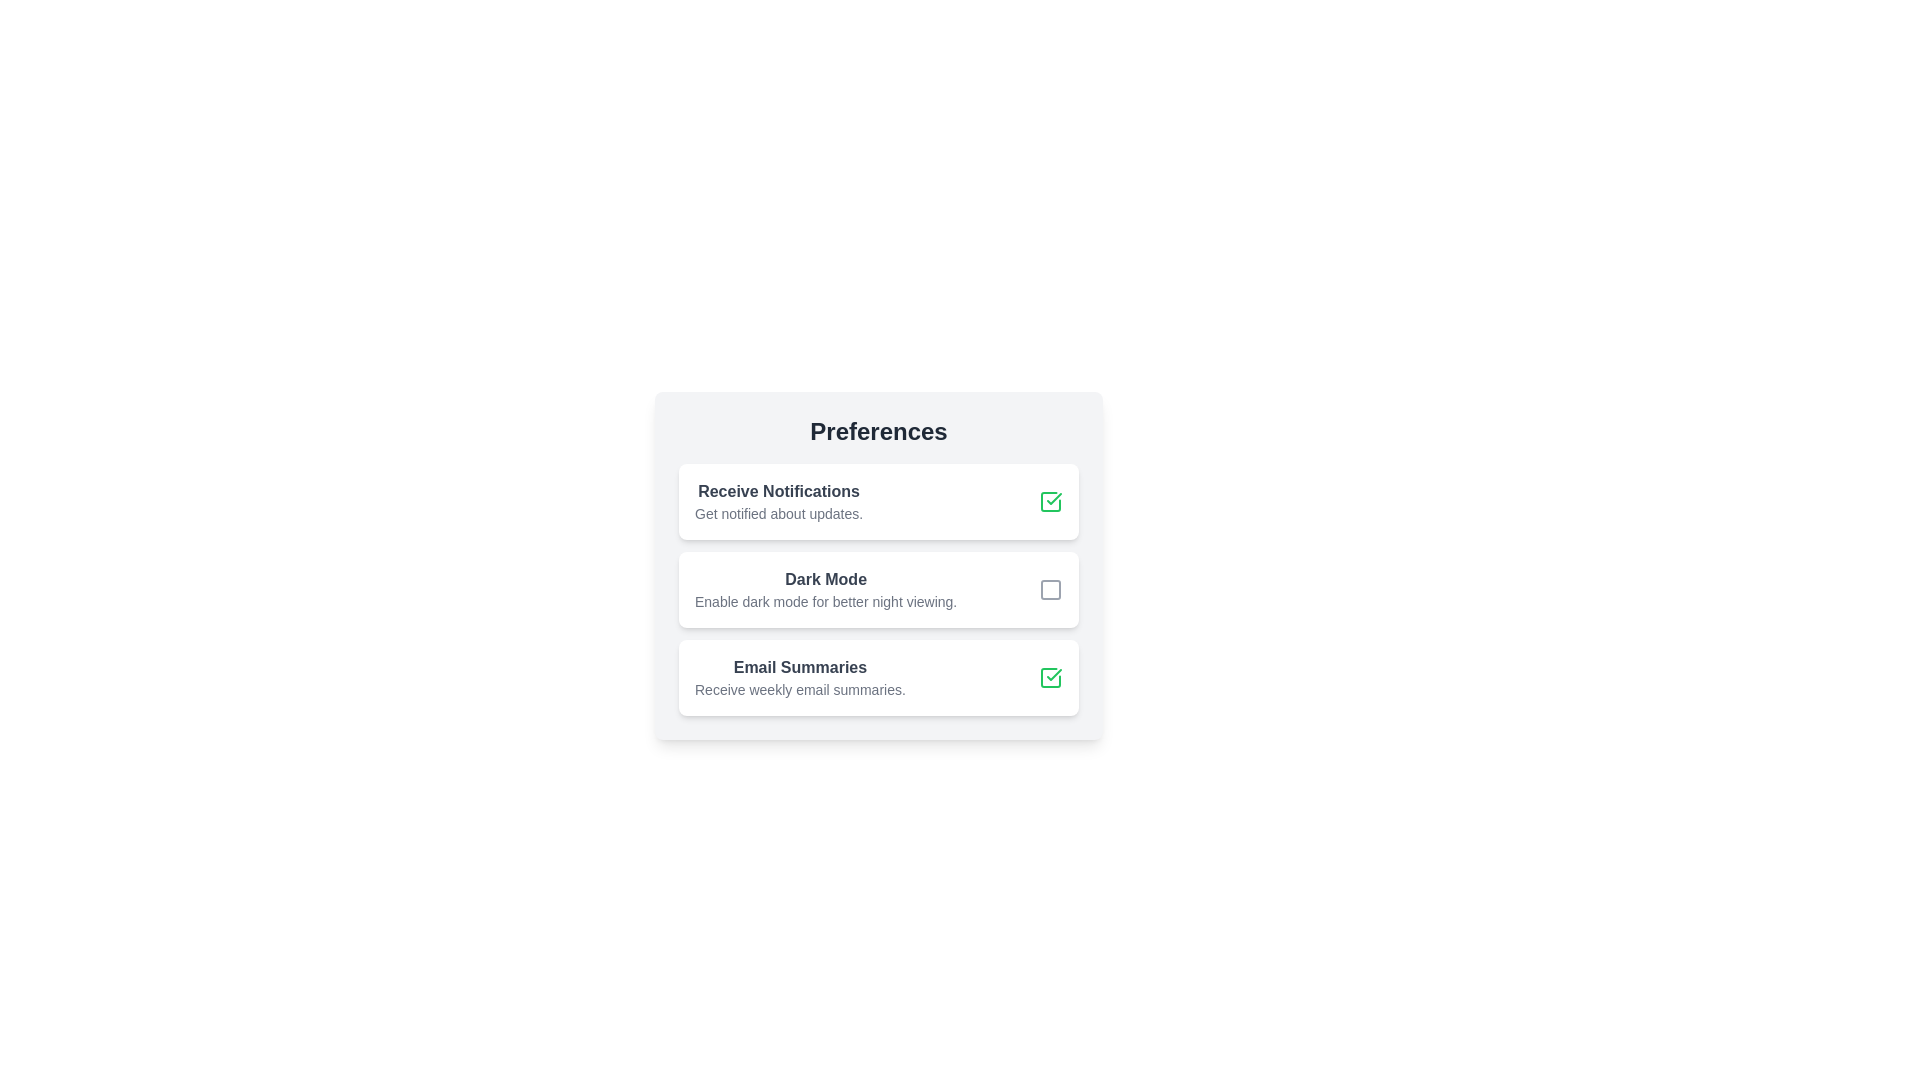 This screenshot has height=1080, width=1920. What do you see at coordinates (878, 677) in the screenshot?
I see `the interactive checkbox for enabling or disabling email summary notifications located in the last card of the 'Preferences' section, positioned below the 'Dark Mode' card` at bounding box center [878, 677].